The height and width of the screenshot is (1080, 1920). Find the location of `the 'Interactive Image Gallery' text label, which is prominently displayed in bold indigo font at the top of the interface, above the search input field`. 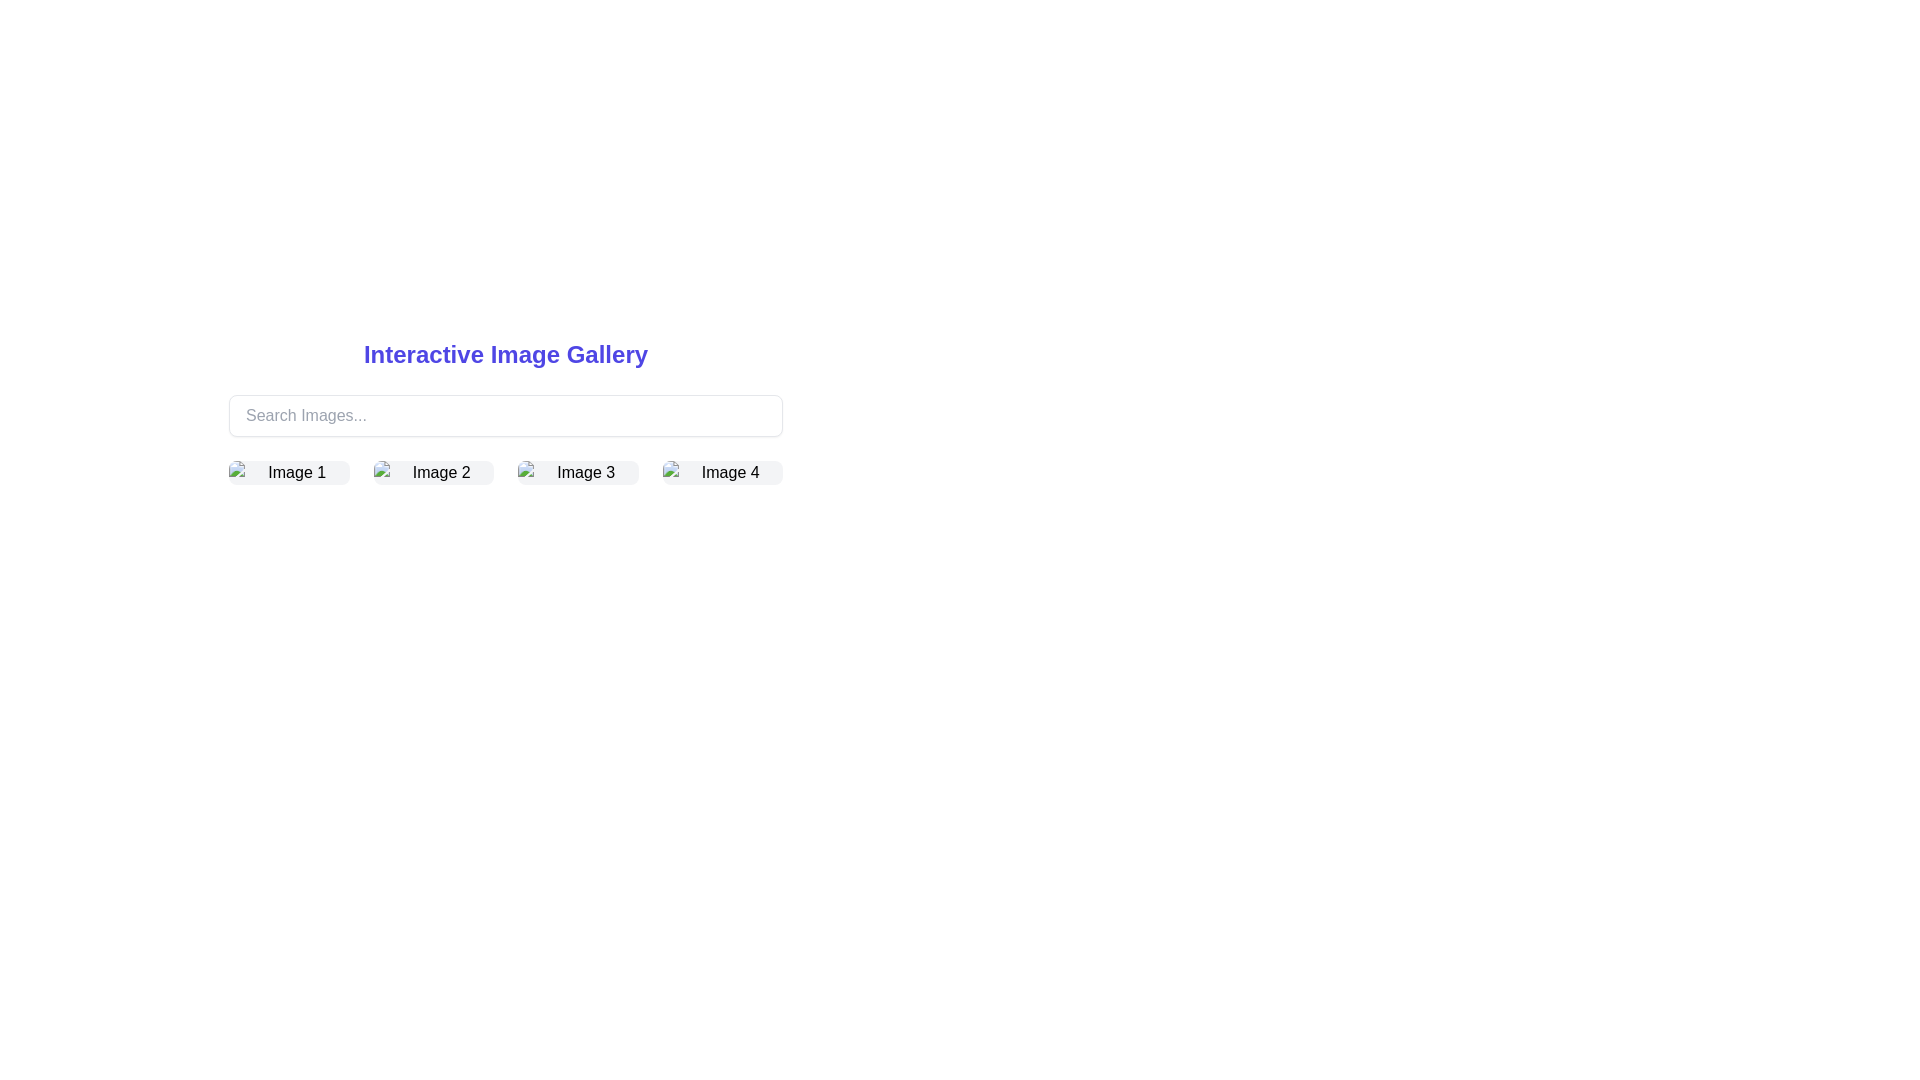

the 'Interactive Image Gallery' text label, which is prominently displayed in bold indigo font at the top of the interface, above the search input field is located at coordinates (505, 353).